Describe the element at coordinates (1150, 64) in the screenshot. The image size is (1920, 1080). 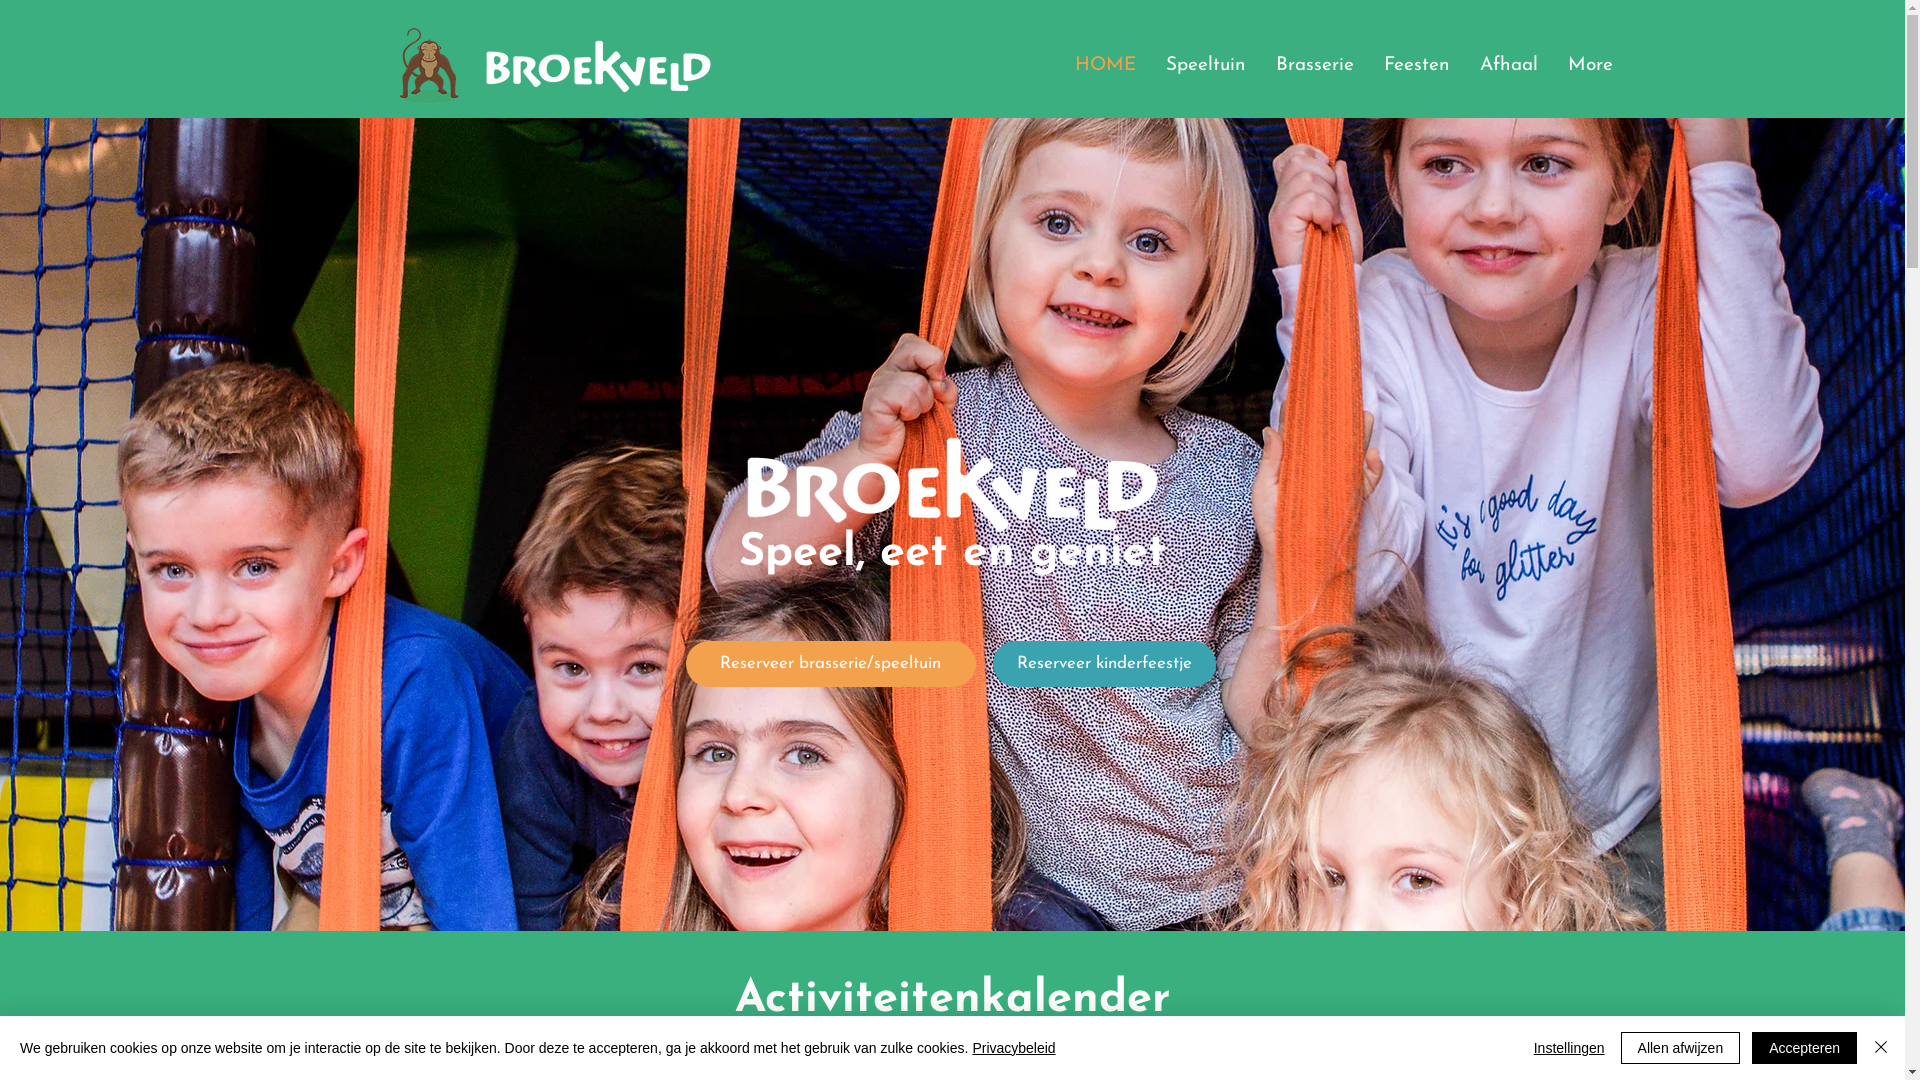
I see `'Speeltuin'` at that location.